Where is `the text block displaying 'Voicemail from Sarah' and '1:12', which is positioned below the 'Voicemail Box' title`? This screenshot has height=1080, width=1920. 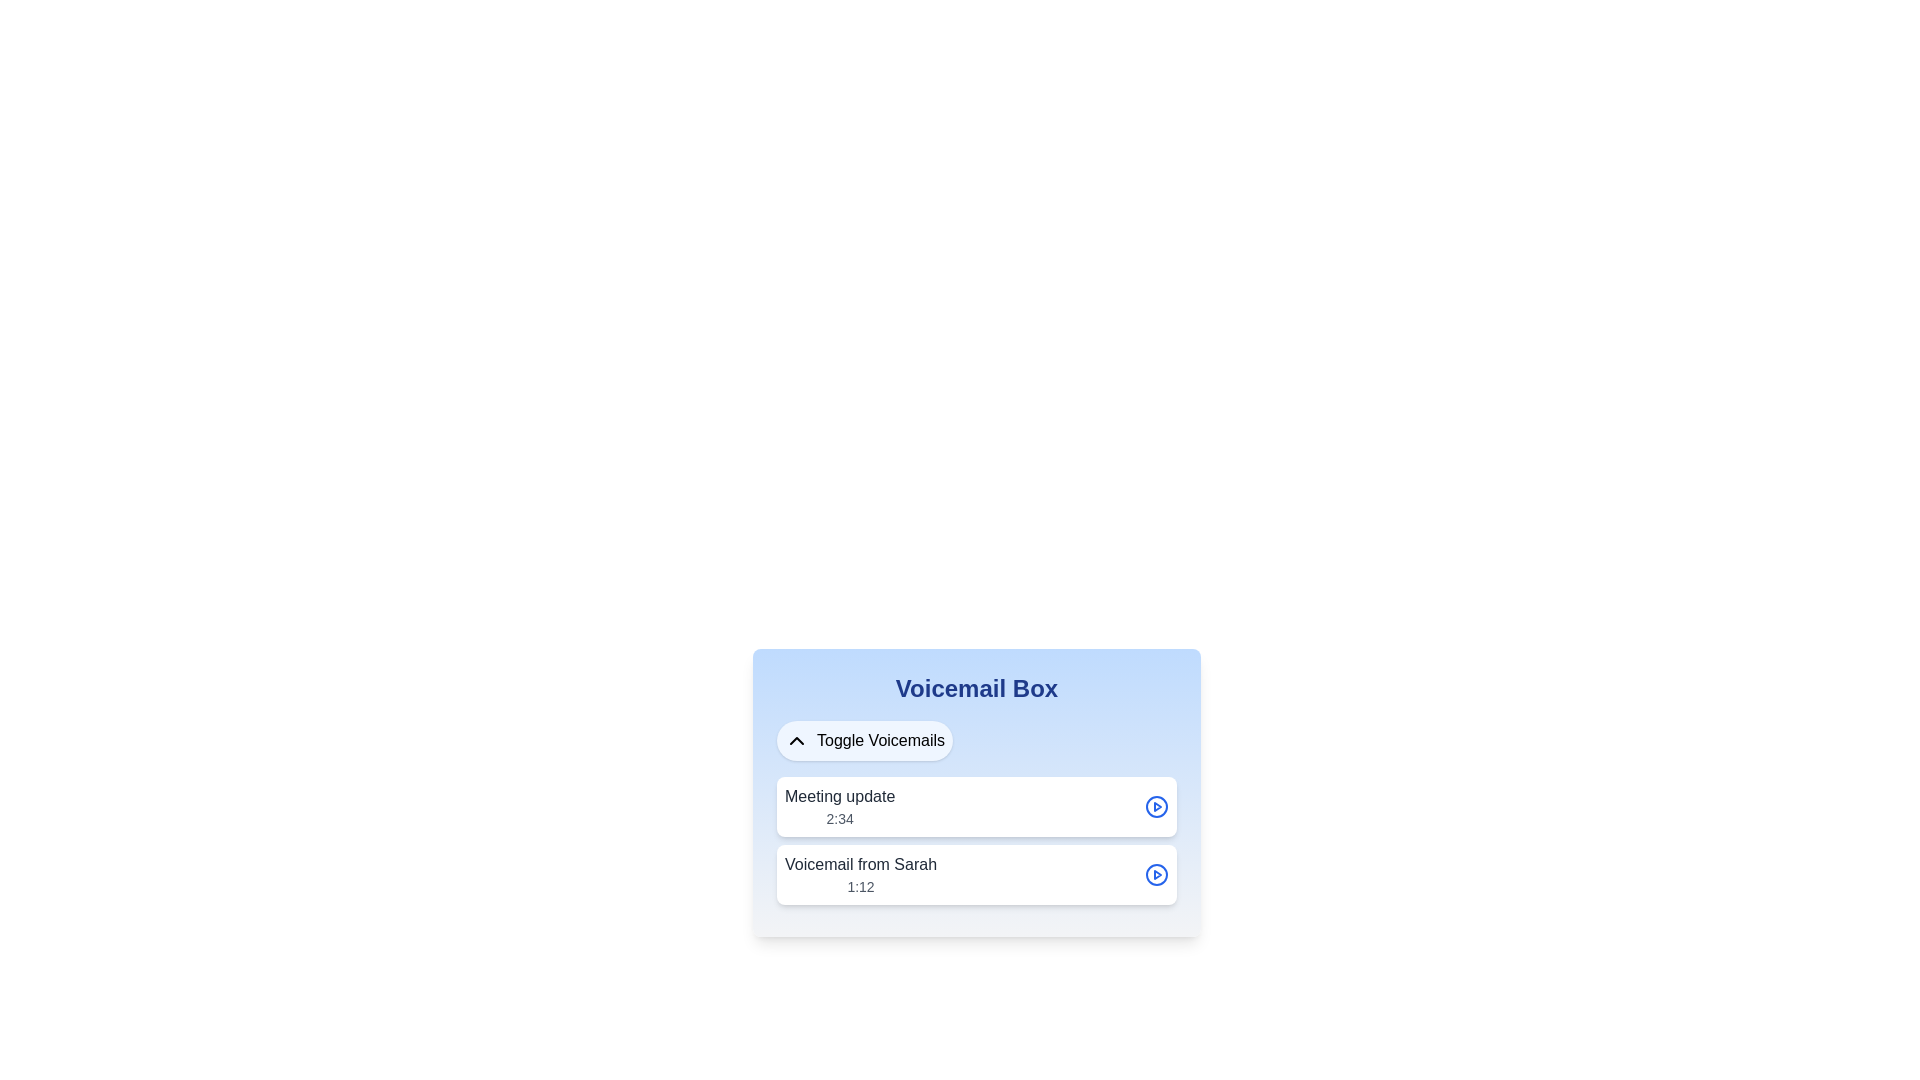 the text block displaying 'Voicemail from Sarah' and '1:12', which is positioned below the 'Voicemail Box' title is located at coordinates (861, 874).